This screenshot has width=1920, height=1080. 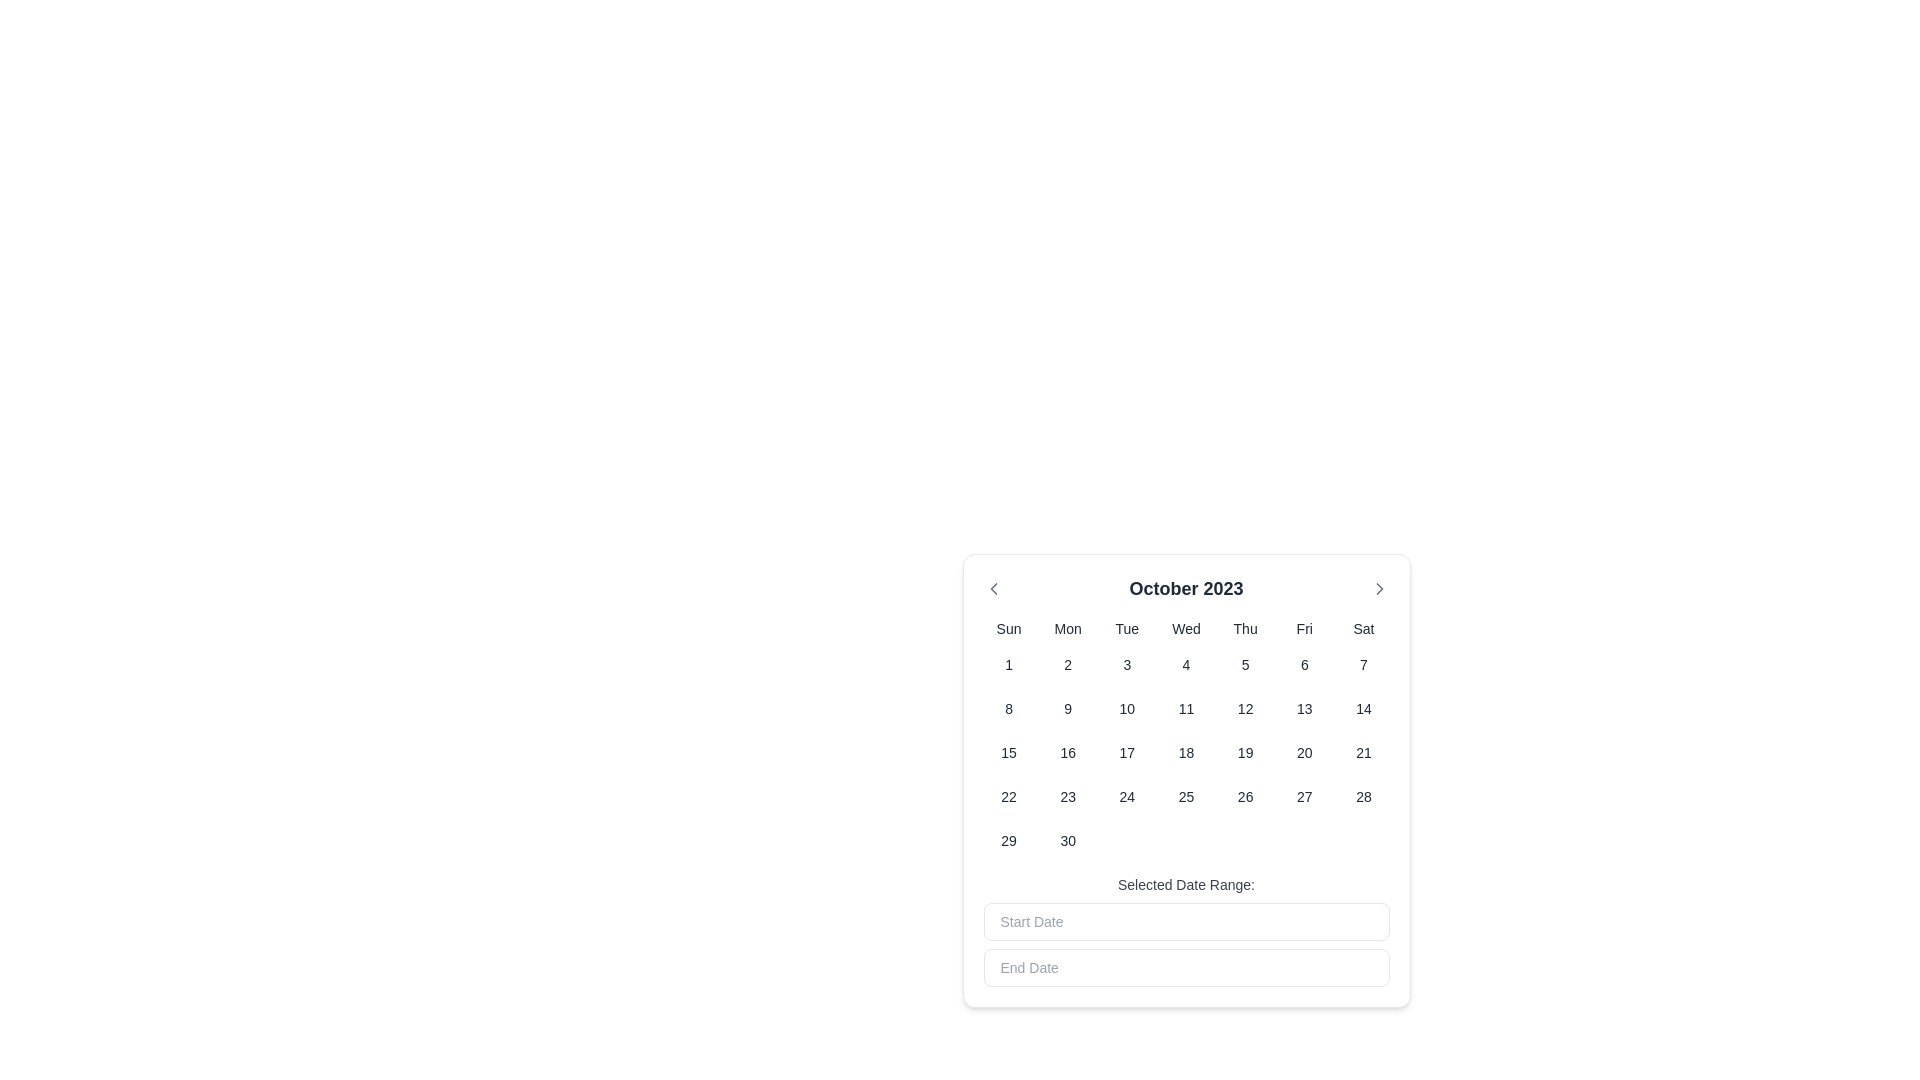 What do you see at coordinates (1378, 588) in the screenshot?
I see `the chevron icon located in the upper-right section of the calendar widget, directly rightward of the month title 'October 2023'` at bounding box center [1378, 588].